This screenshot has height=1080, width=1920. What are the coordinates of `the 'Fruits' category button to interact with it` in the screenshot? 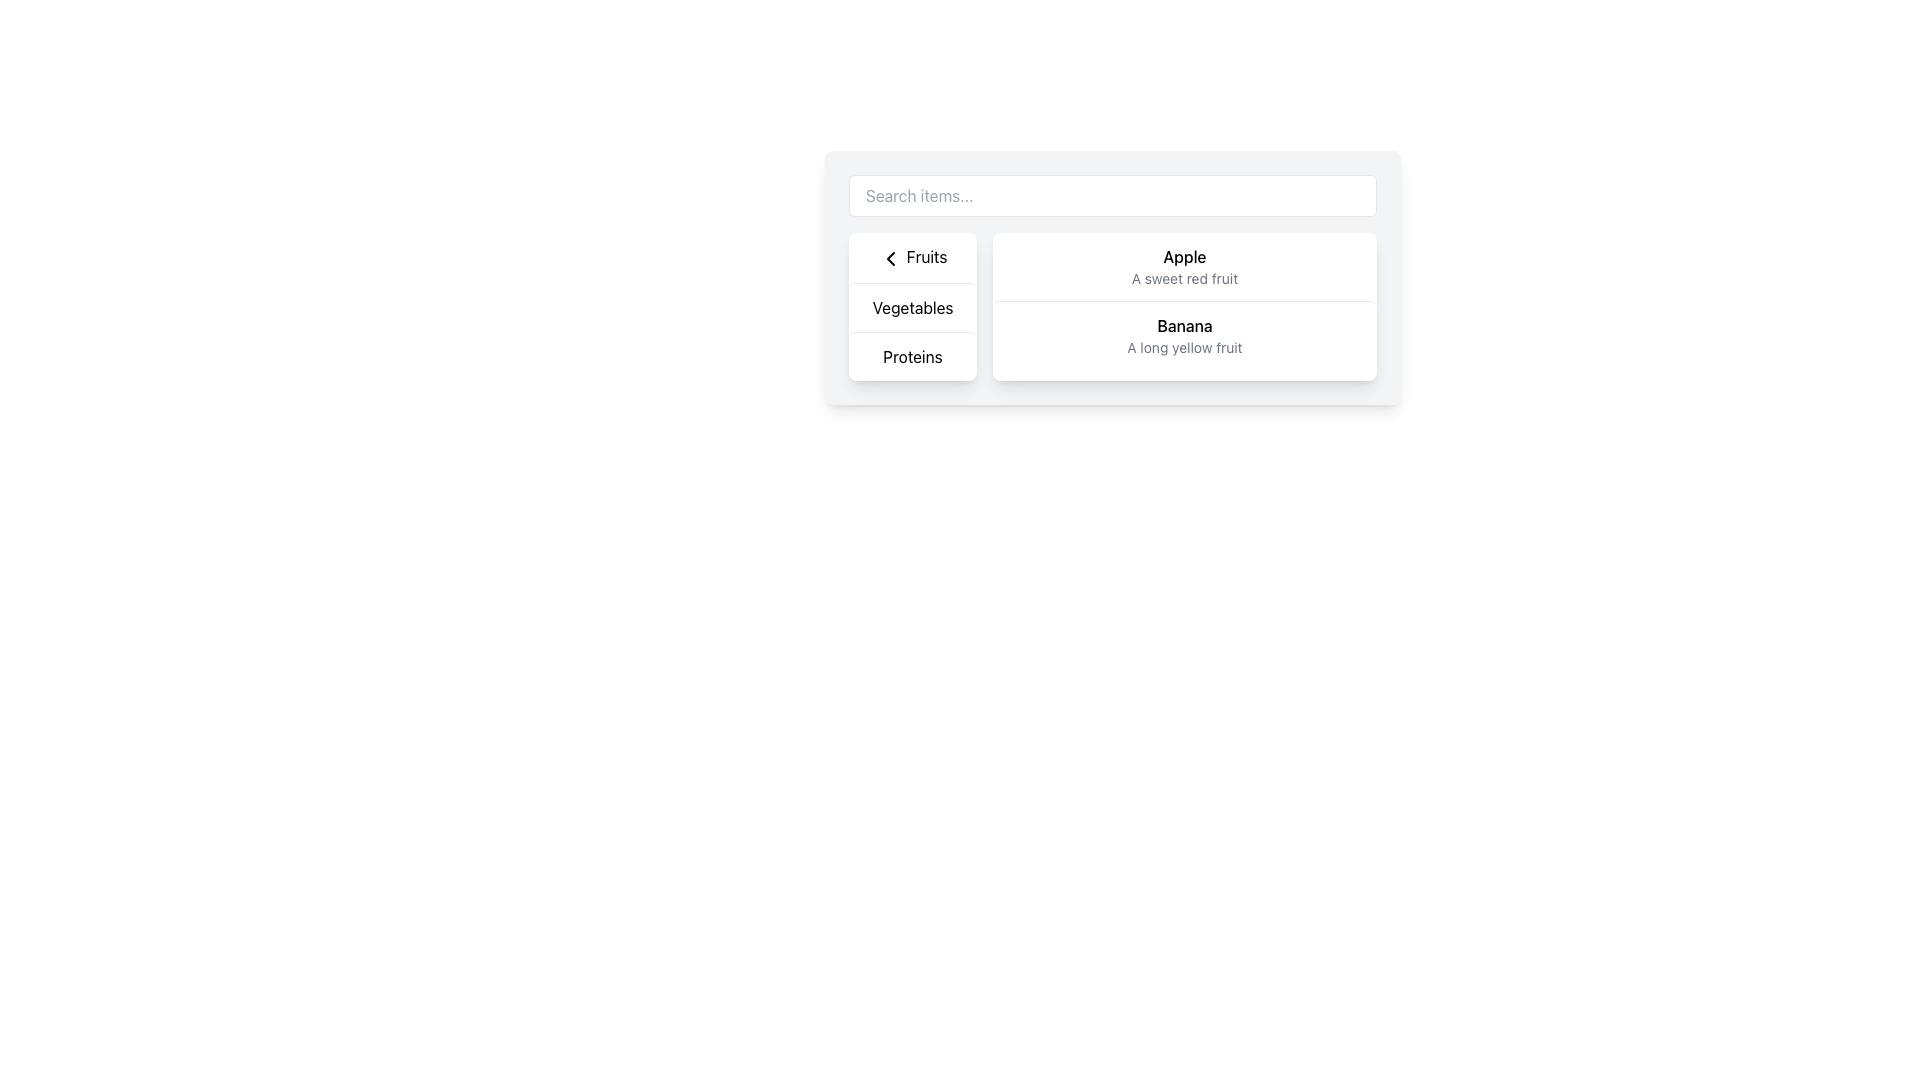 It's located at (911, 256).